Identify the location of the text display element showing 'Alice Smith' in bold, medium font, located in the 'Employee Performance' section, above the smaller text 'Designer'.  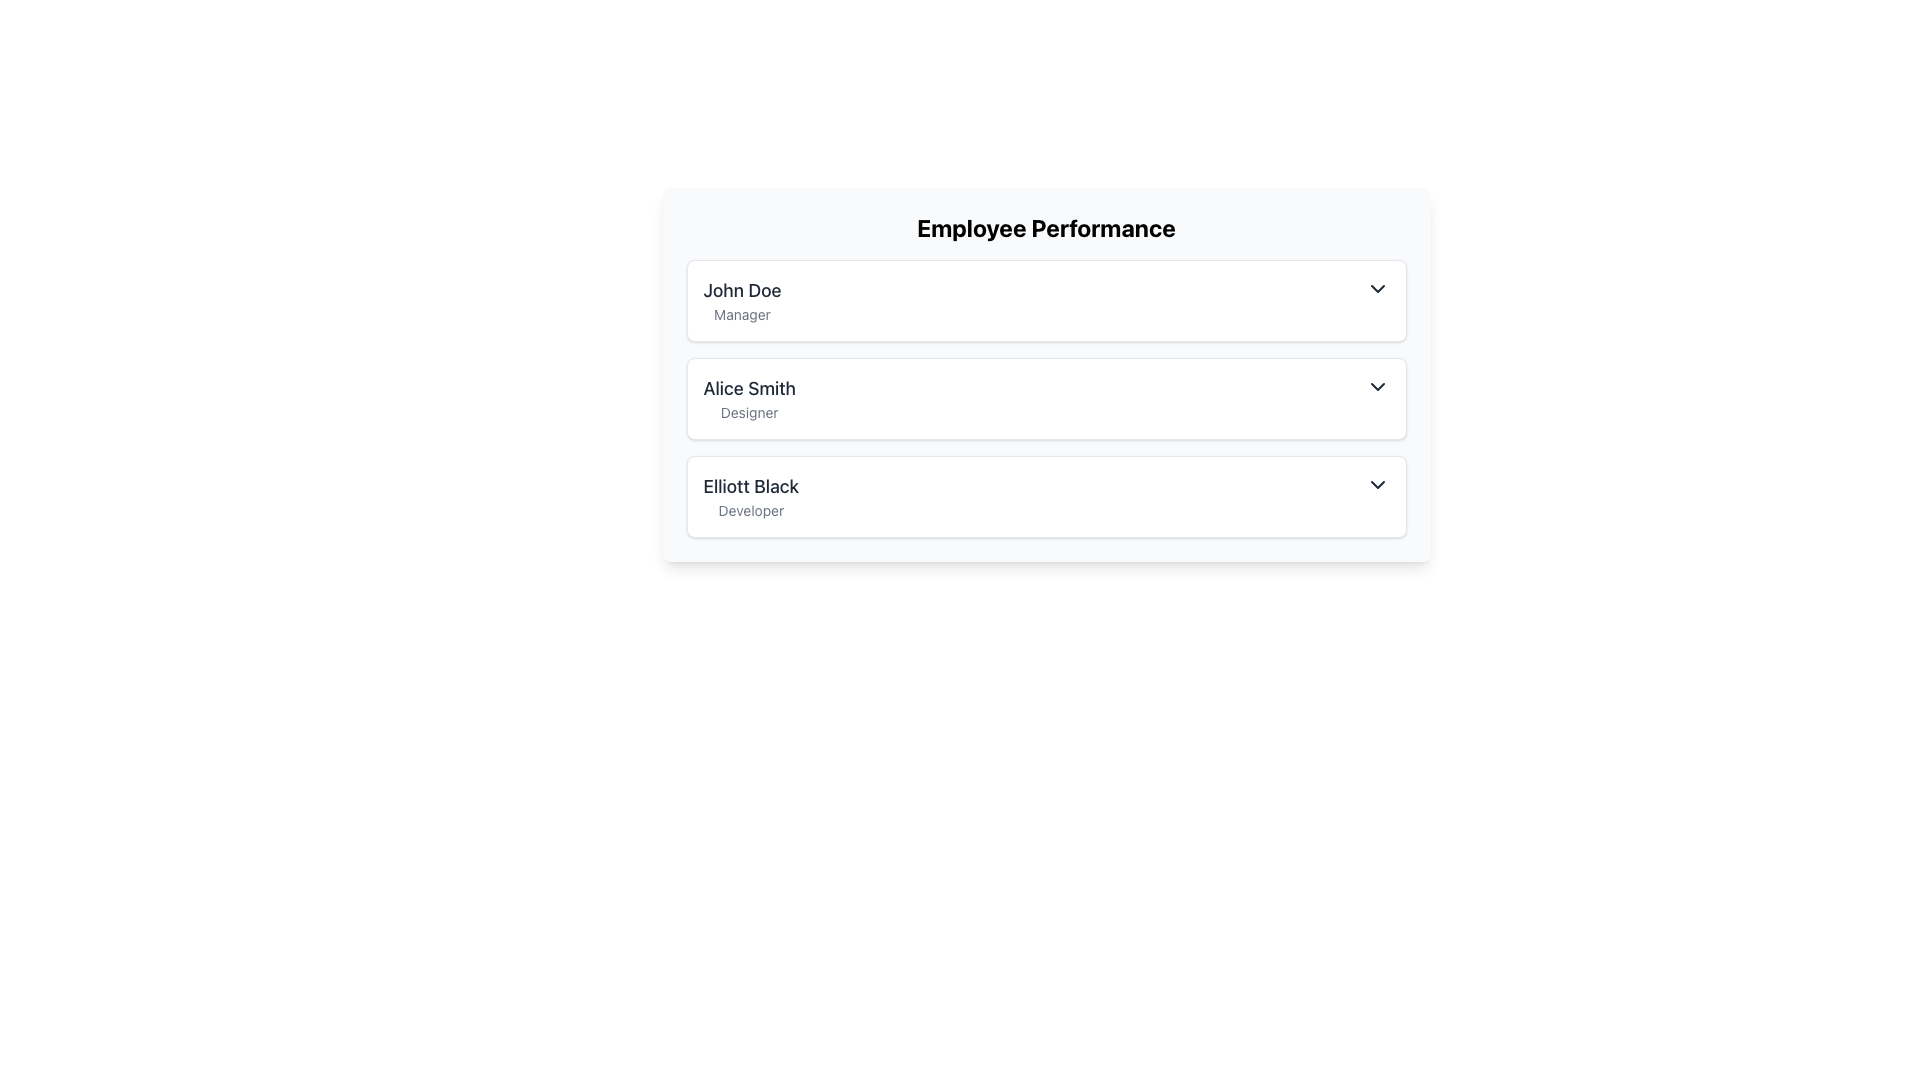
(748, 389).